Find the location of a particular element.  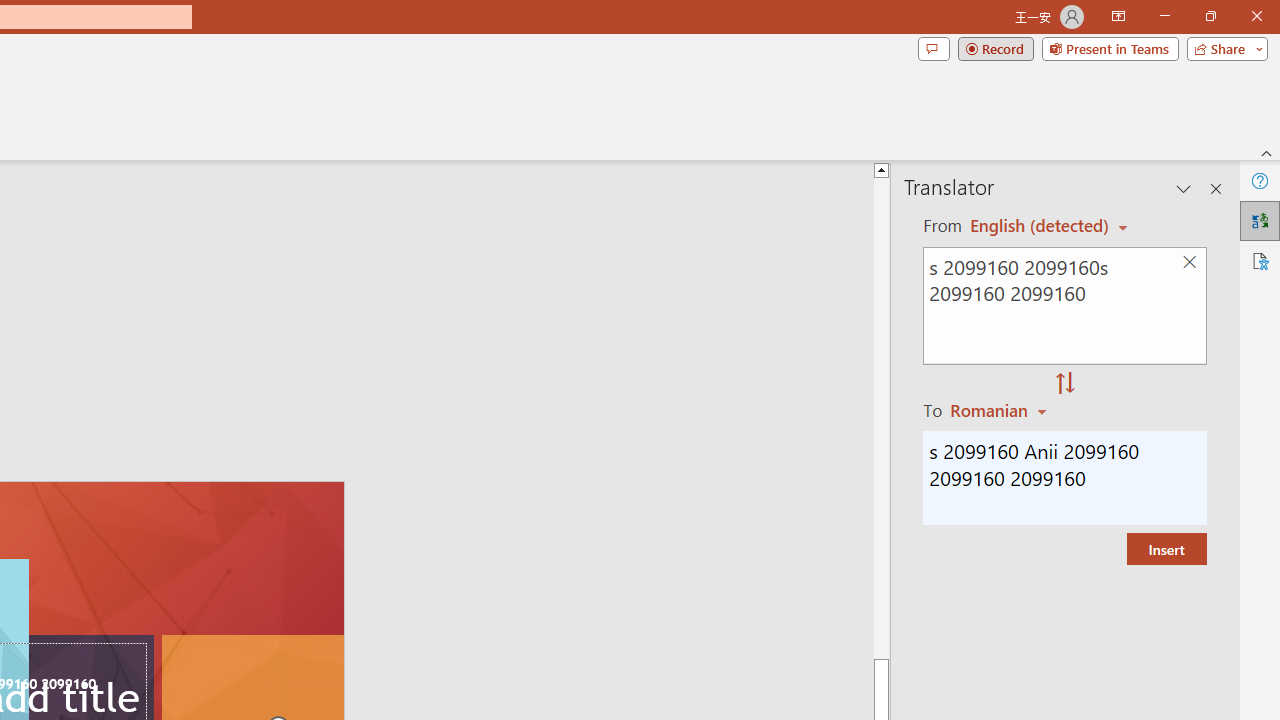

'Accessibility' is located at coordinates (1259, 260).